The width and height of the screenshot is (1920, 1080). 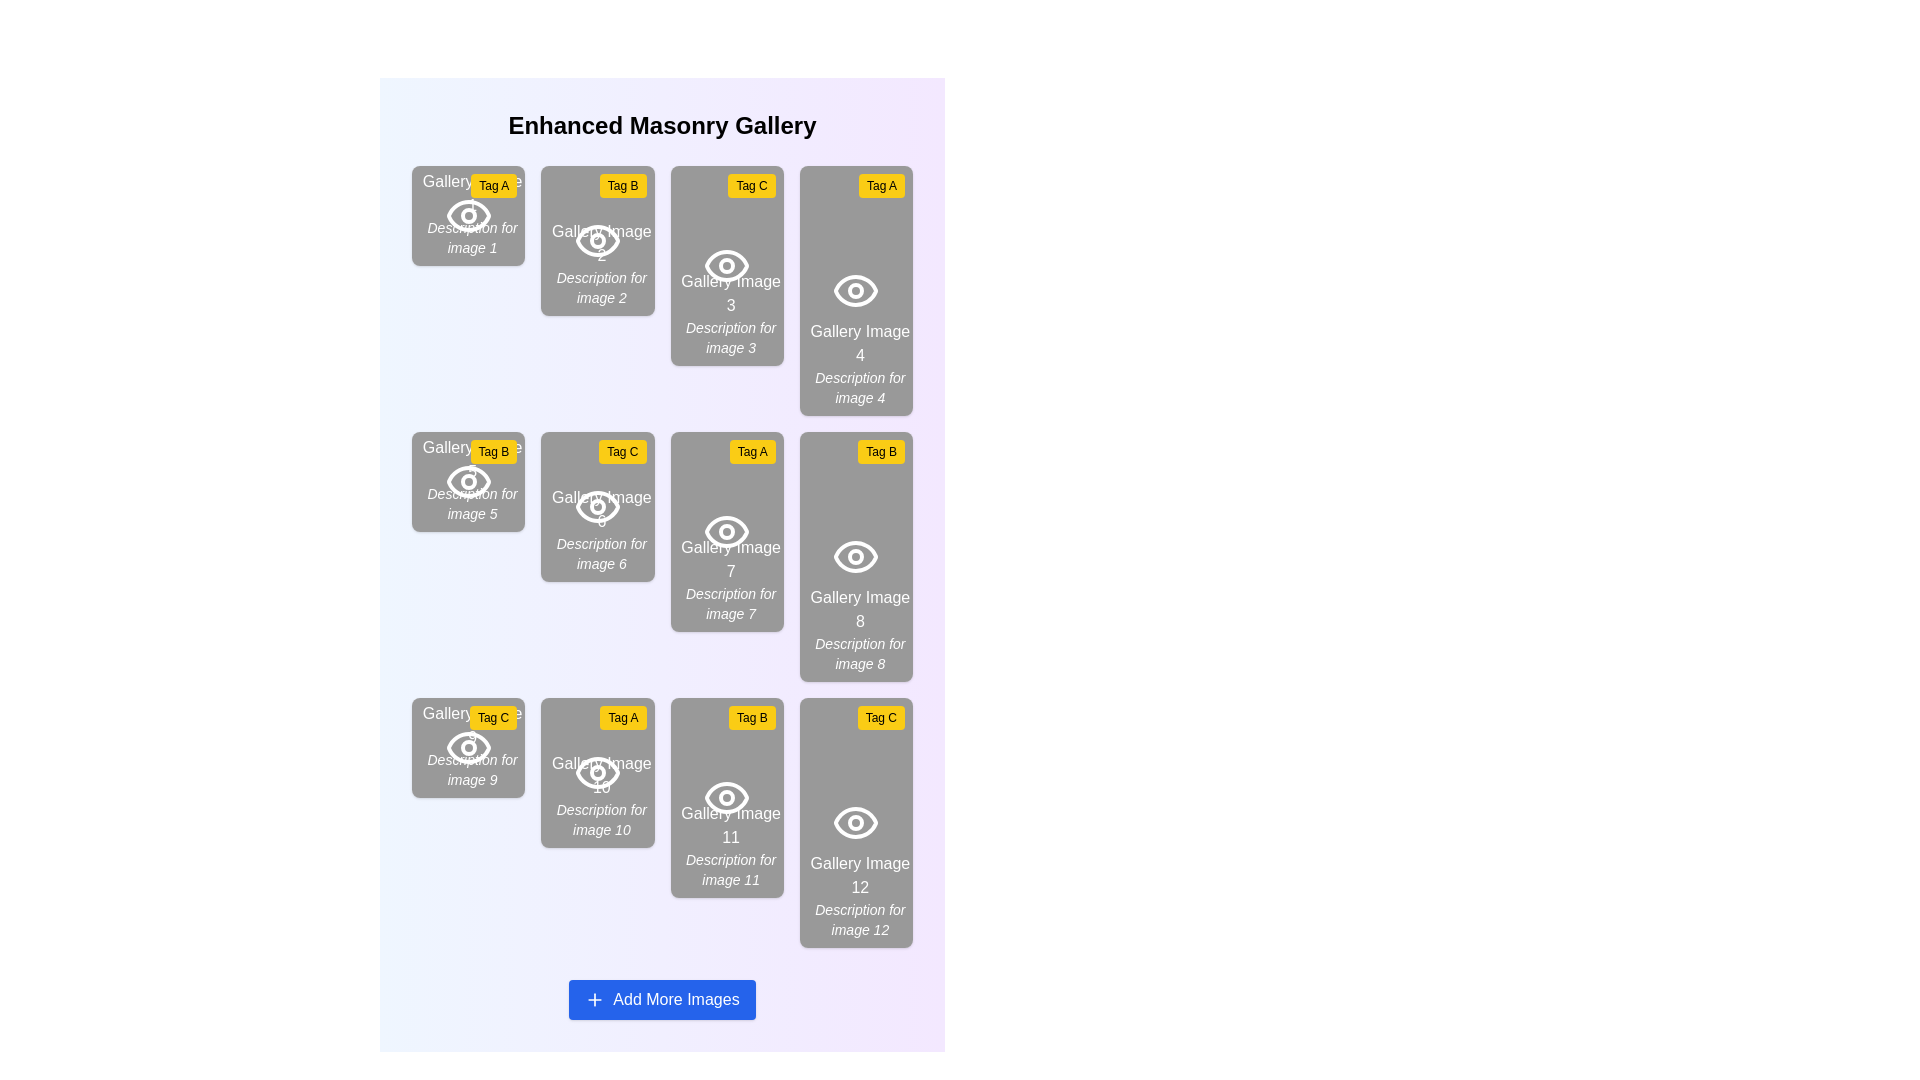 What do you see at coordinates (726, 265) in the screenshot?
I see `the elliptical outline of the eye icon within the tile labeled 'Gallery Image 3'` at bounding box center [726, 265].